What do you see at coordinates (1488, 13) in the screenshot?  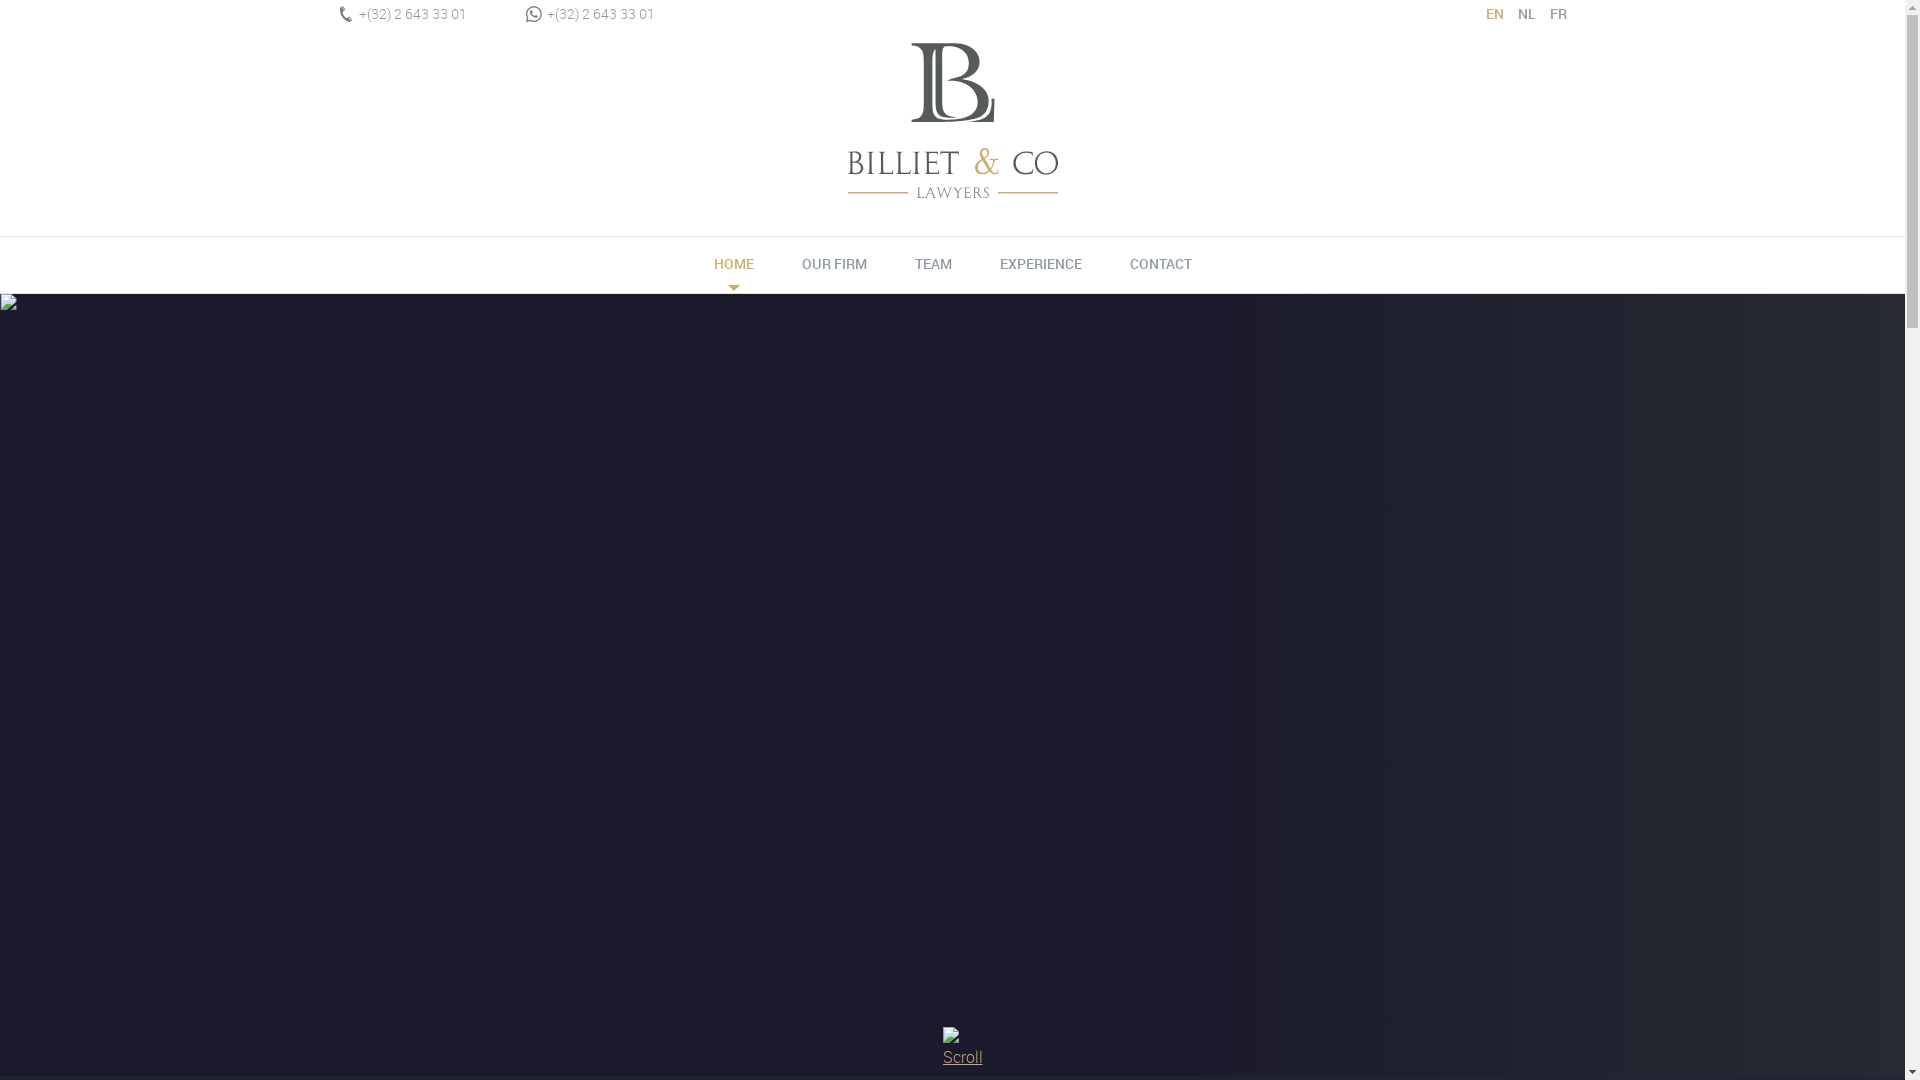 I see `'EN'` at bounding box center [1488, 13].